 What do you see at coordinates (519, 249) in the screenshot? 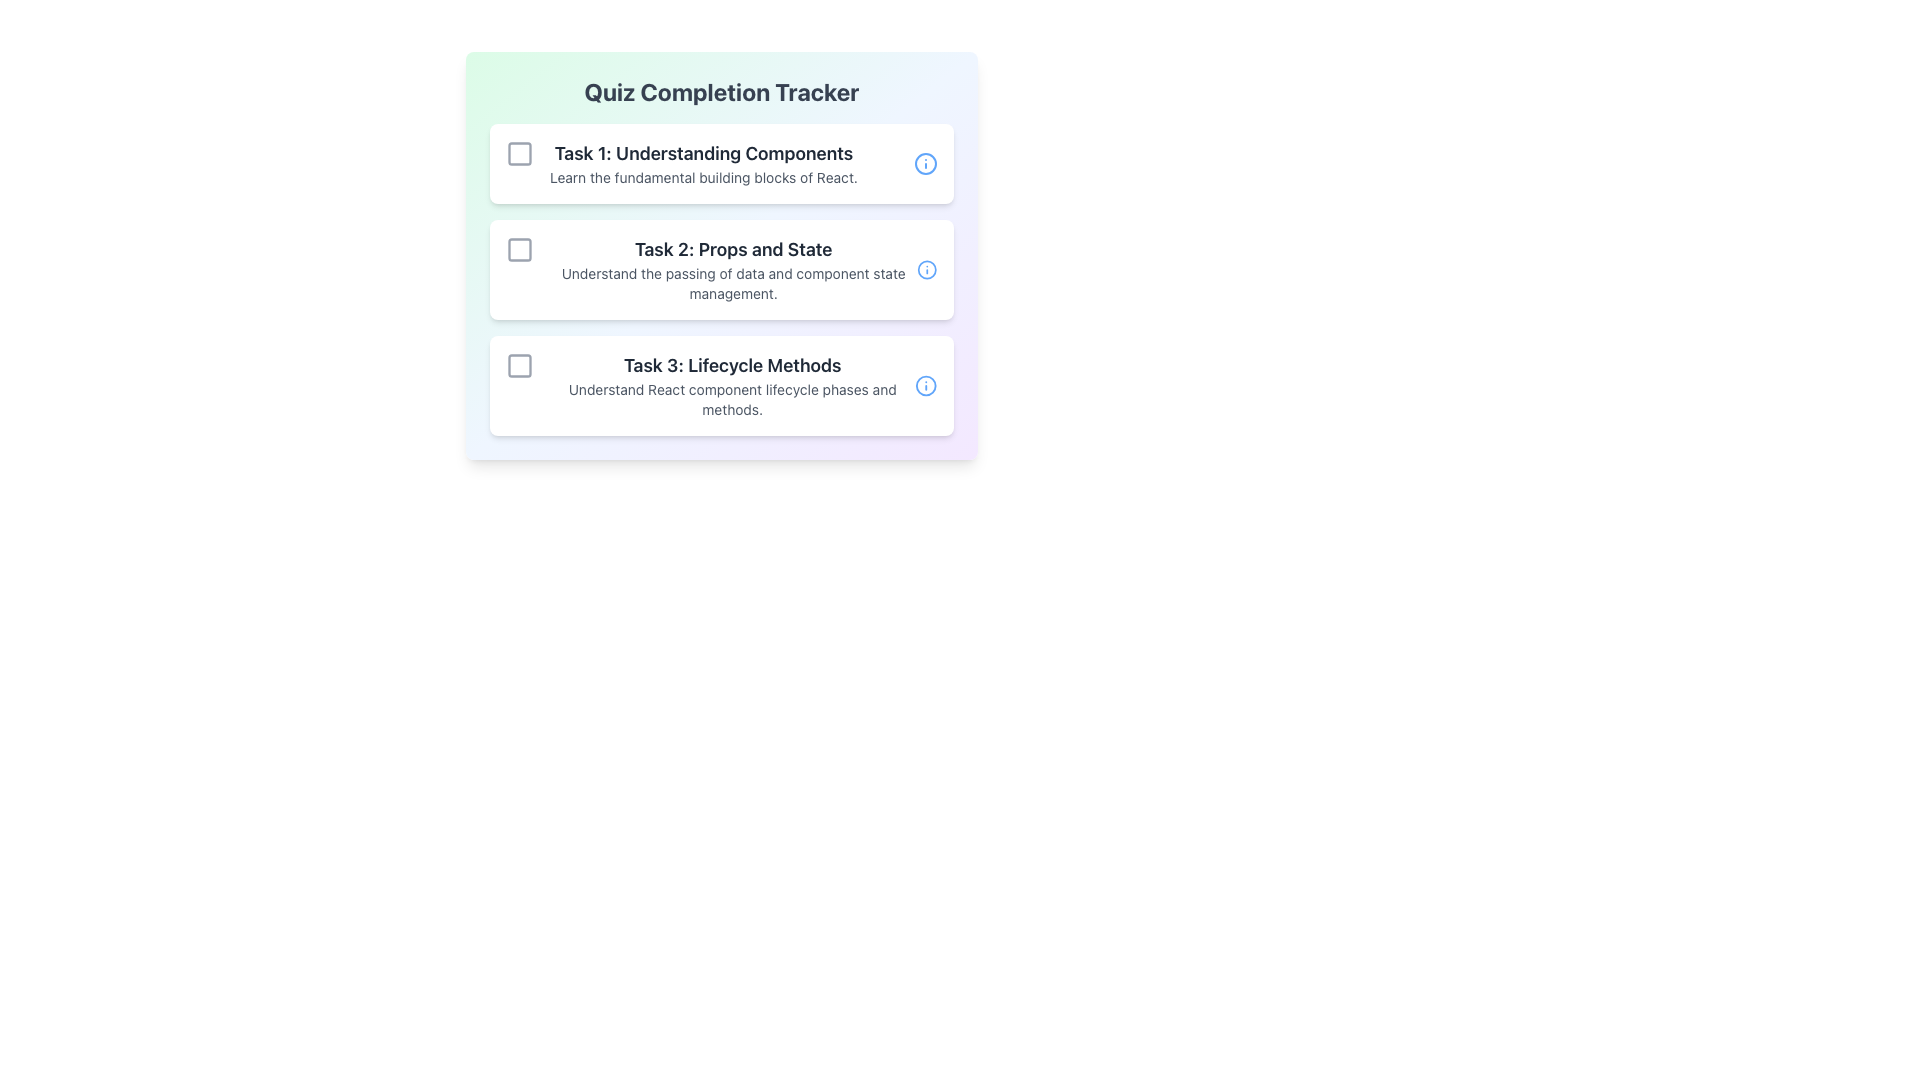
I see `the checkbox located to the left of the text 'Task 2: Props and State'` at bounding box center [519, 249].